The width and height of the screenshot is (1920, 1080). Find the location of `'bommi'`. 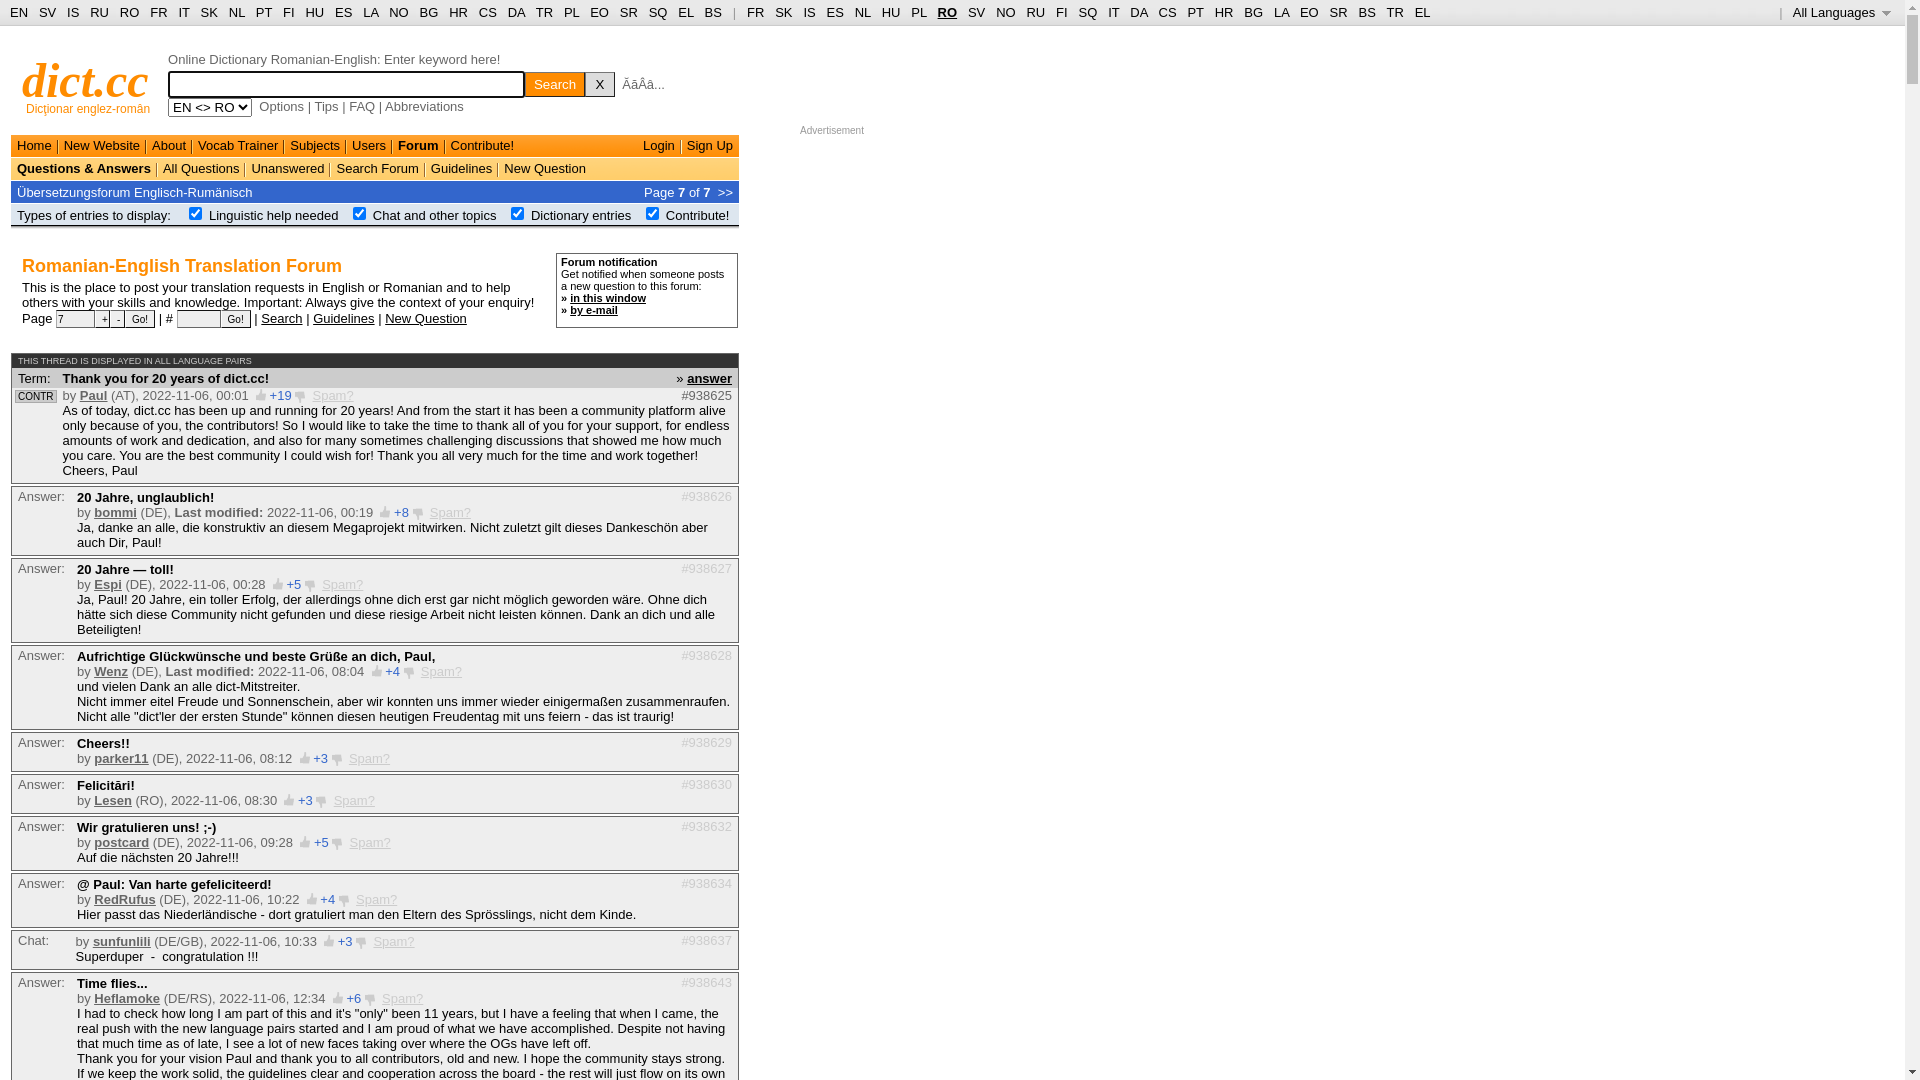

'bommi' is located at coordinates (114, 511).